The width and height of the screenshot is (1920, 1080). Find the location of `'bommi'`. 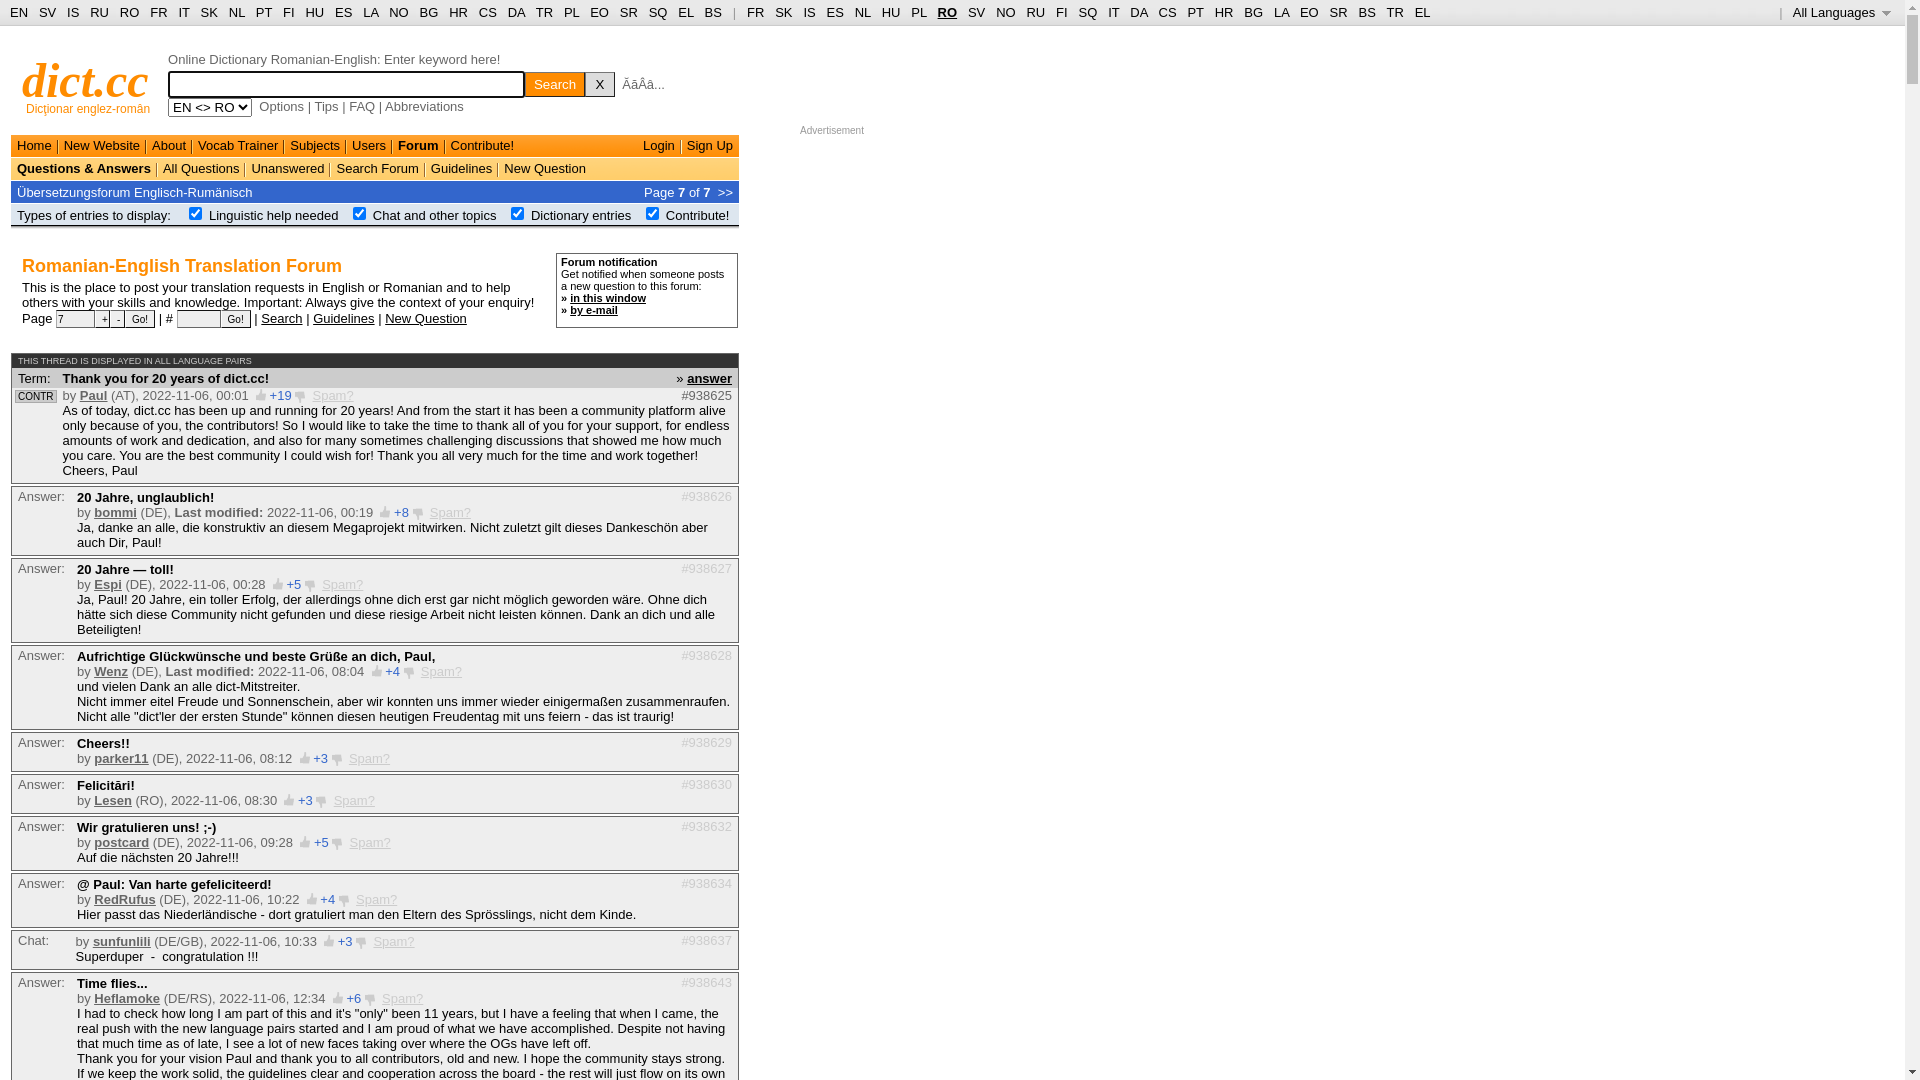

'bommi' is located at coordinates (114, 511).